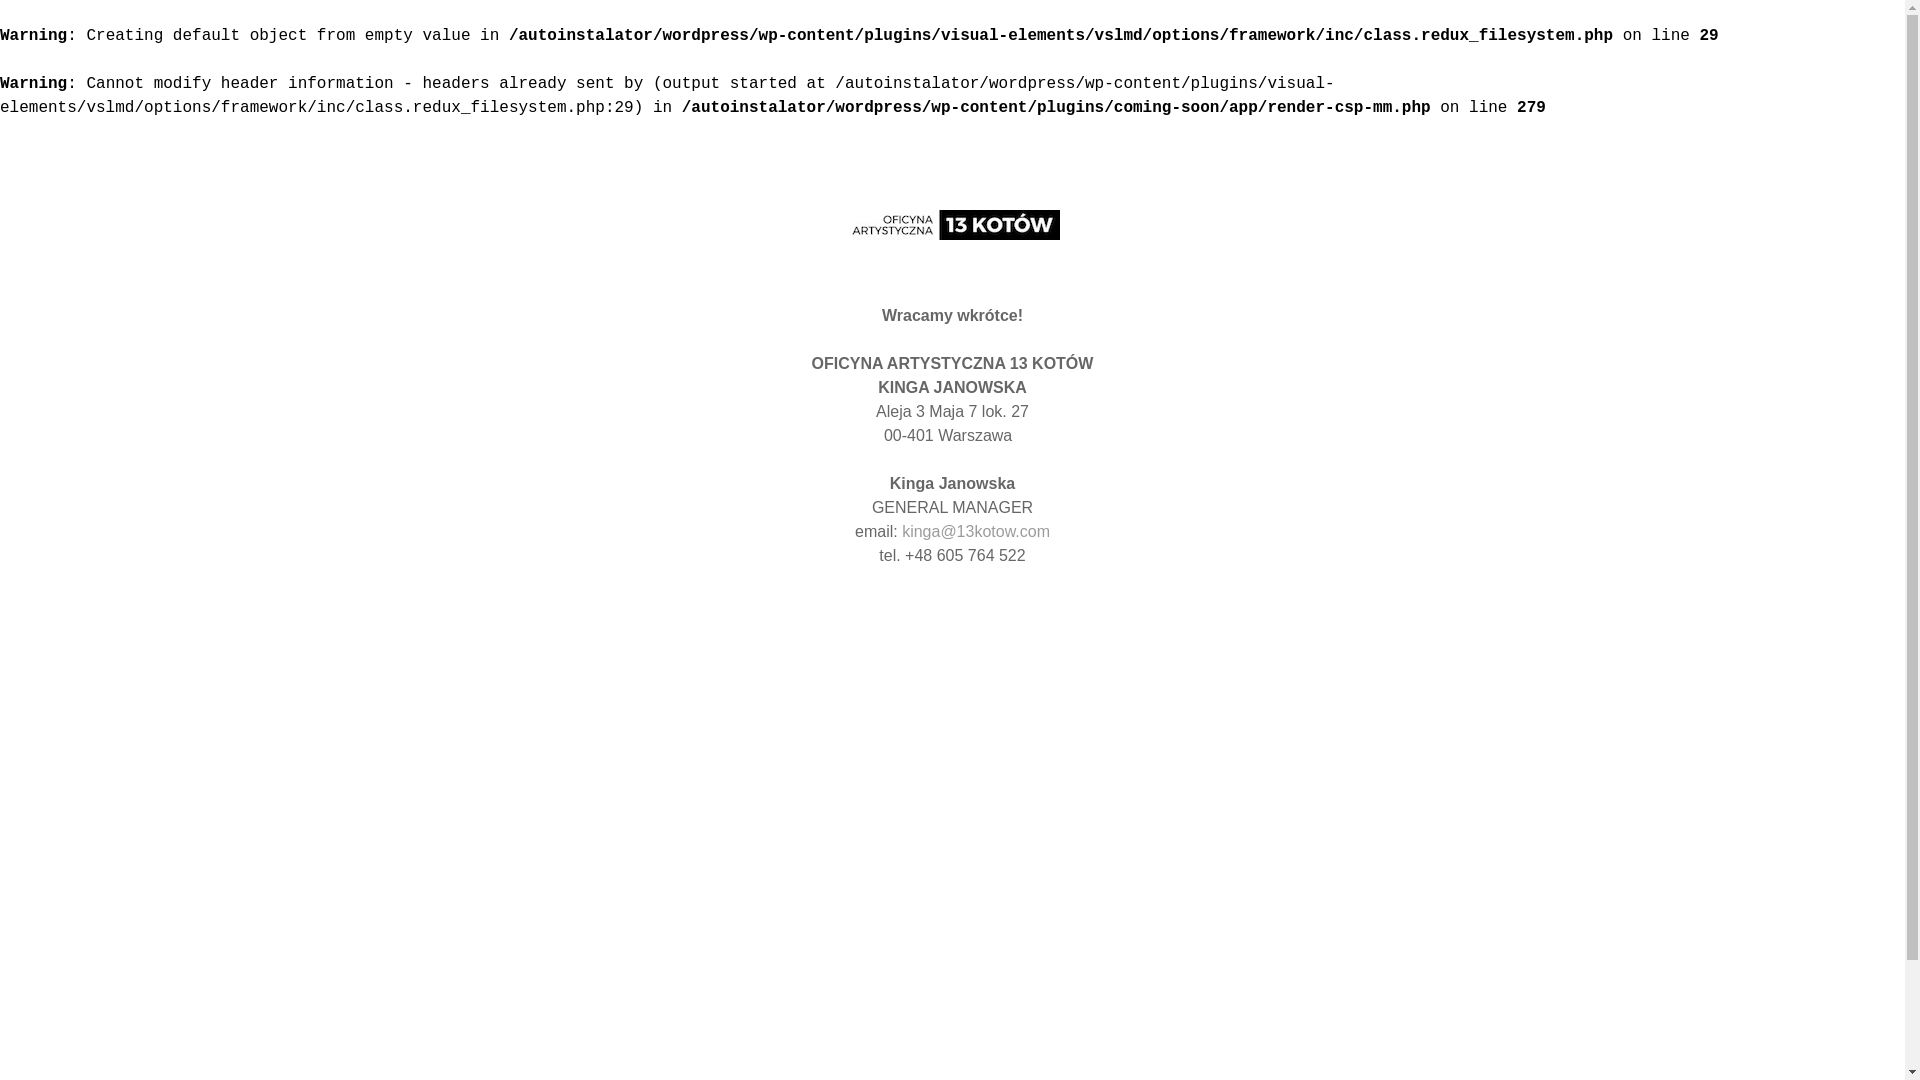  Describe the element at coordinates (975, 530) in the screenshot. I see `'kinga@13kotow.com'` at that location.